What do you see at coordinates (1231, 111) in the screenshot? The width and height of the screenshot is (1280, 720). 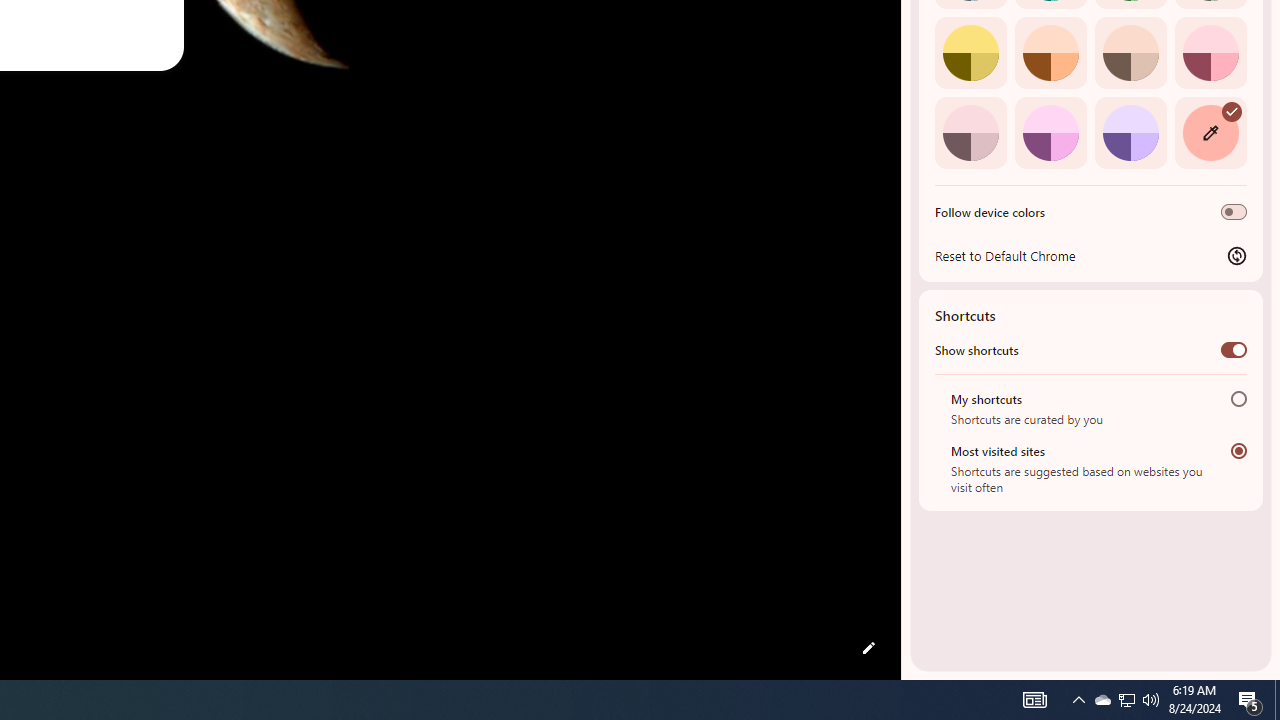 I see `'AutomationID: svg'` at bounding box center [1231, 111].